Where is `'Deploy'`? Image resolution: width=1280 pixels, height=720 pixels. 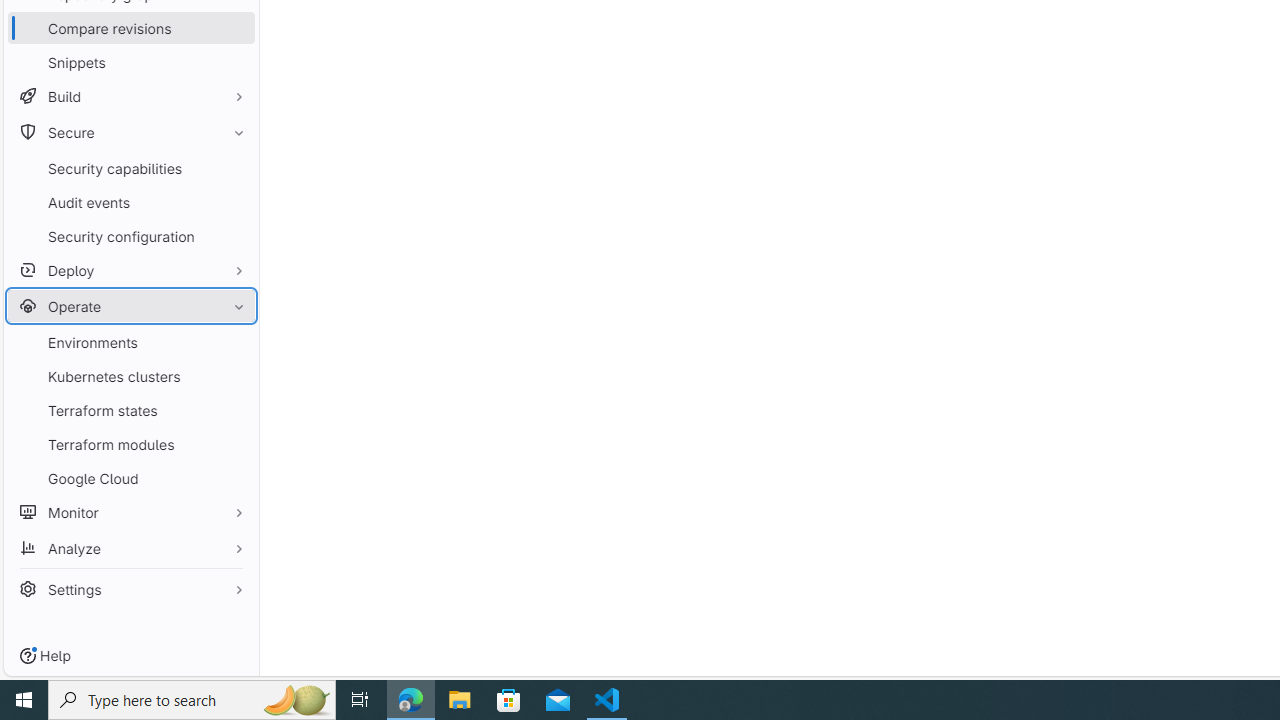 'Deploy' is located at coordinates (130, 270).